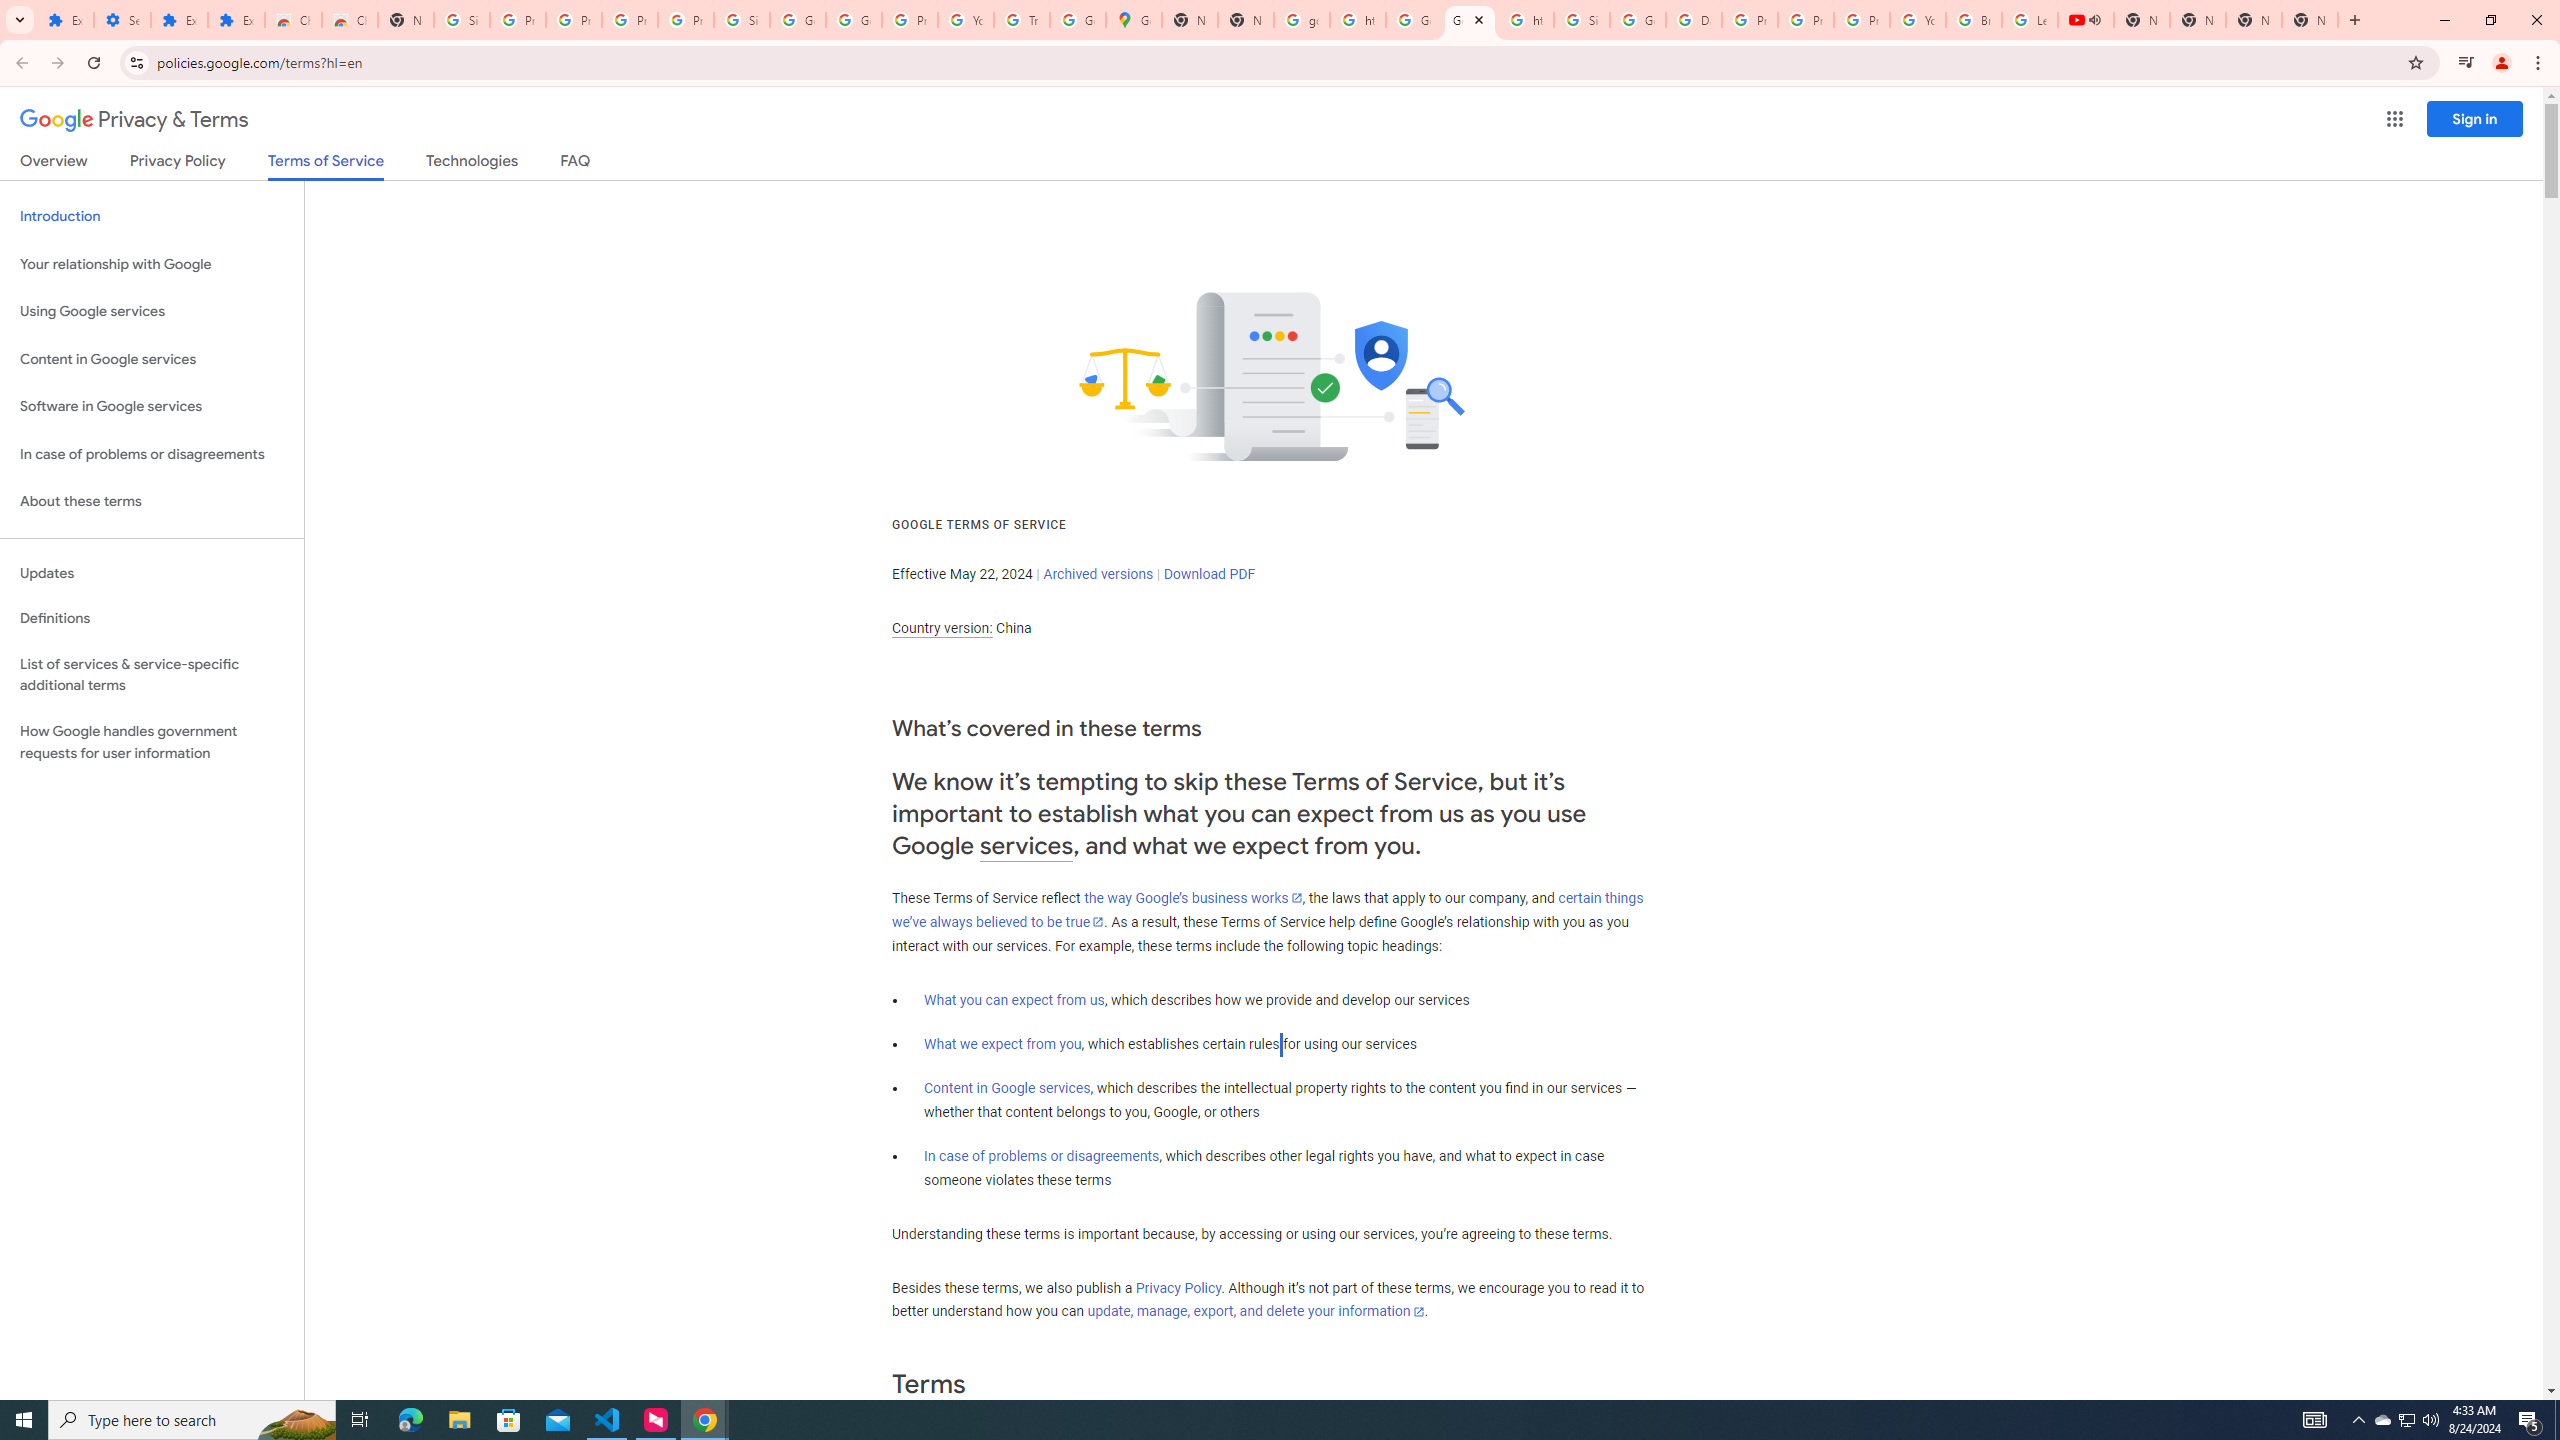  Describe the element at coordinates (293, 19) in the screenshot. I see `'Chrome Web Store'` at that location.